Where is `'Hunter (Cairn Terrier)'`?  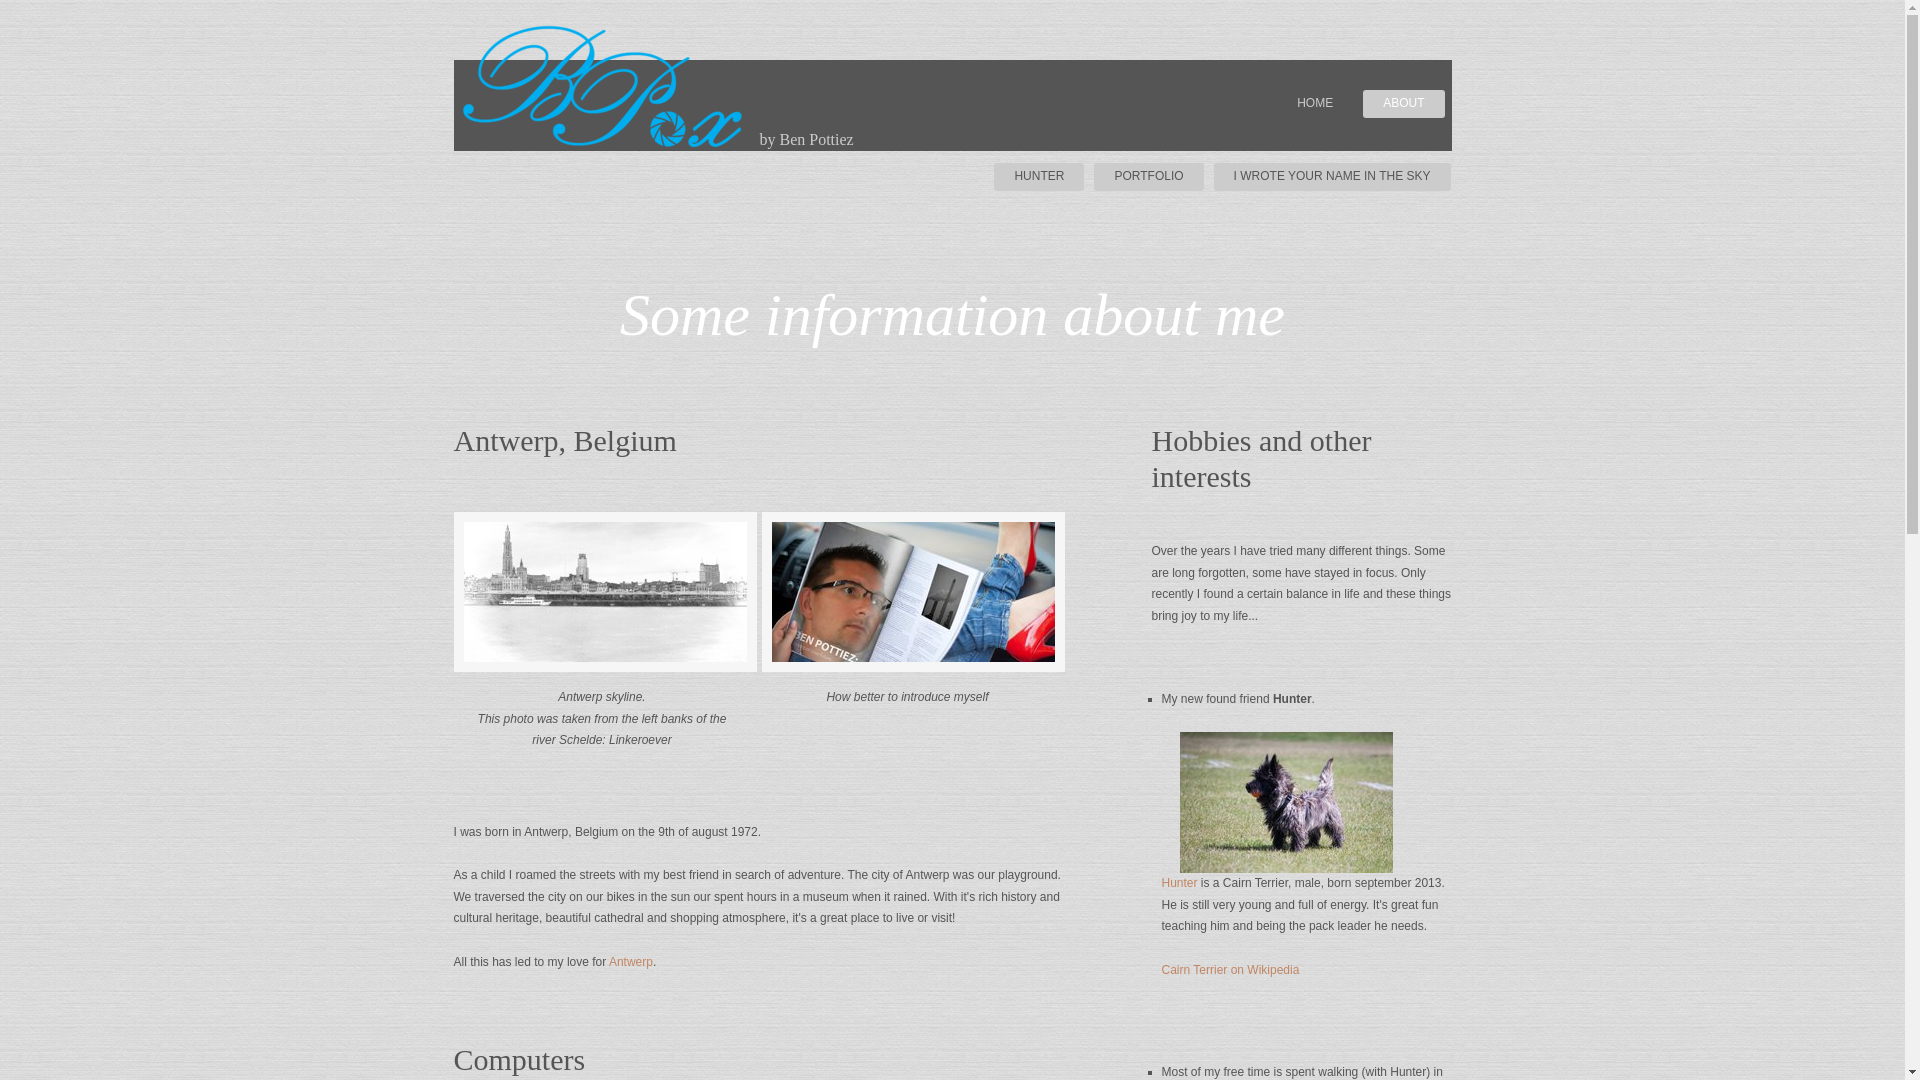
'Hunter (Cairn Terrier)' is located at coordinates (1180, 801).